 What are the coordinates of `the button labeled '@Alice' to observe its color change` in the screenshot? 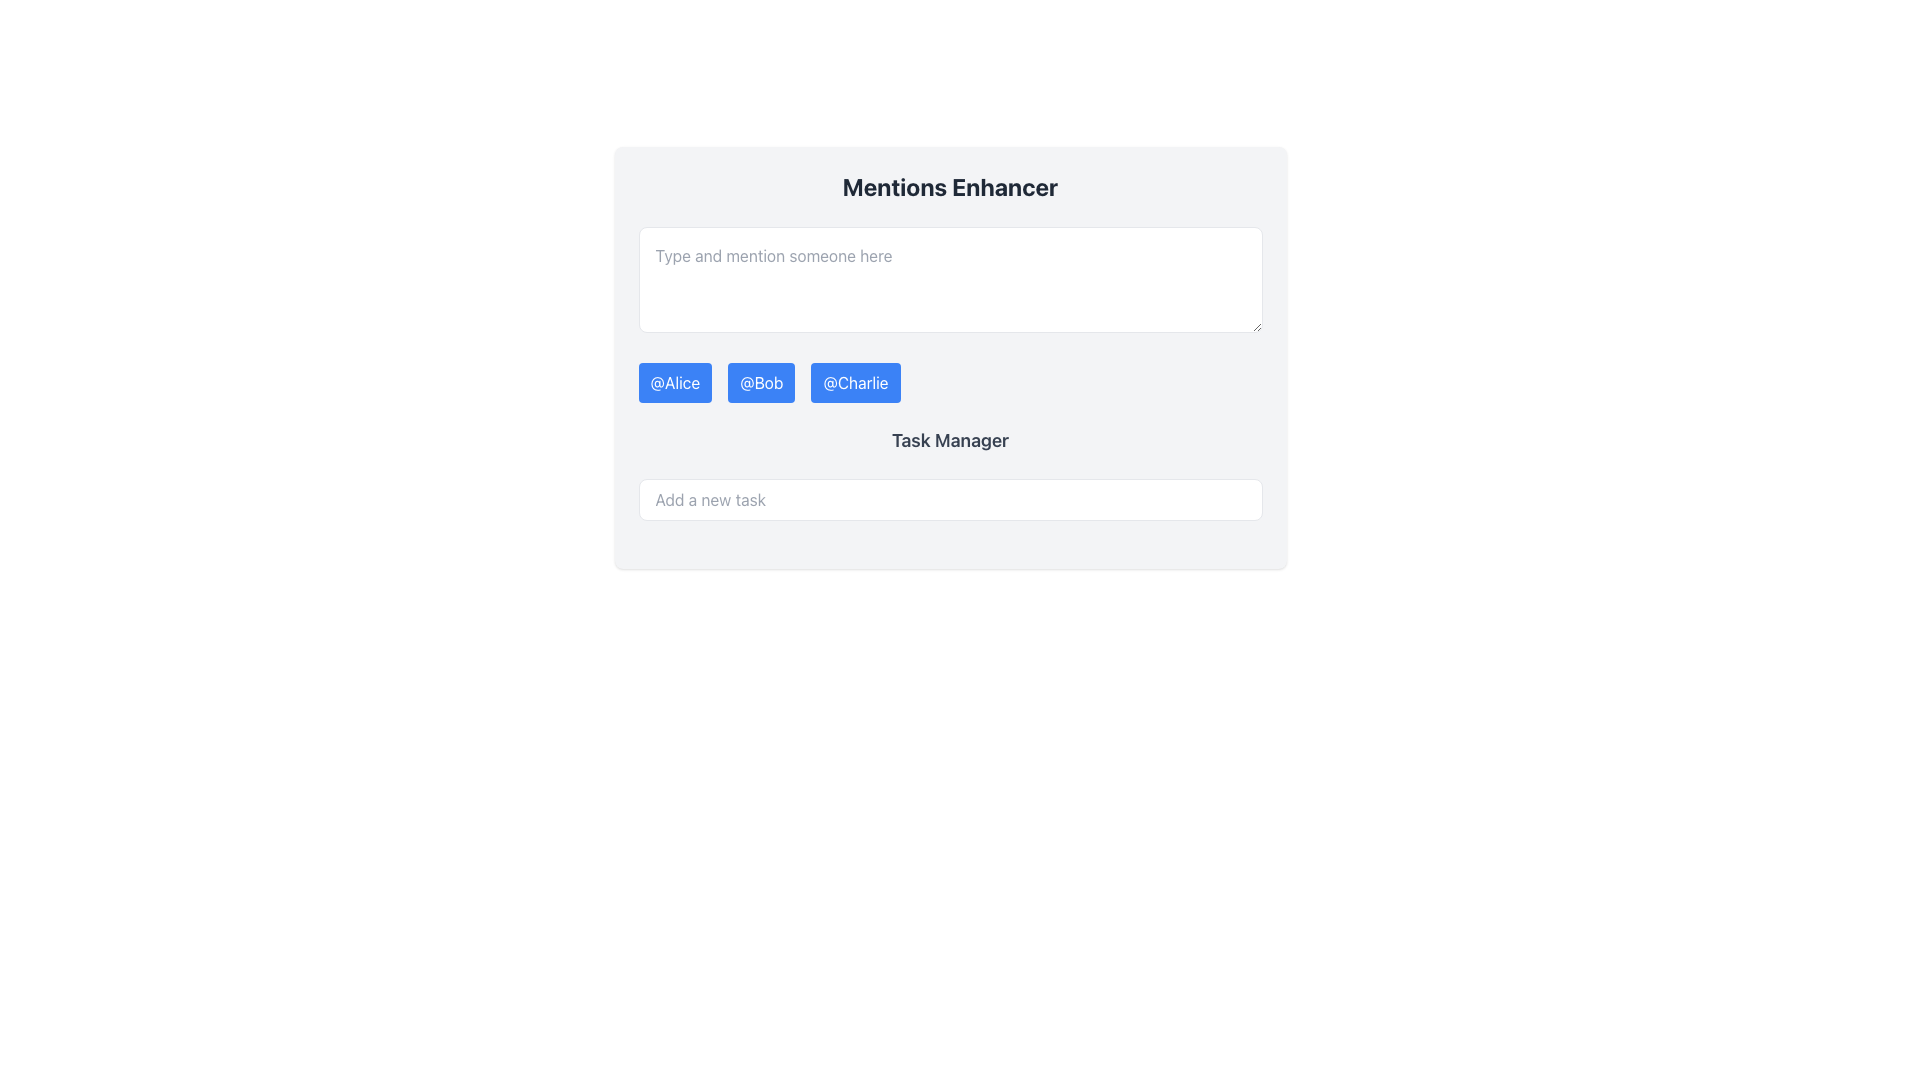 It's located at (675, 382).